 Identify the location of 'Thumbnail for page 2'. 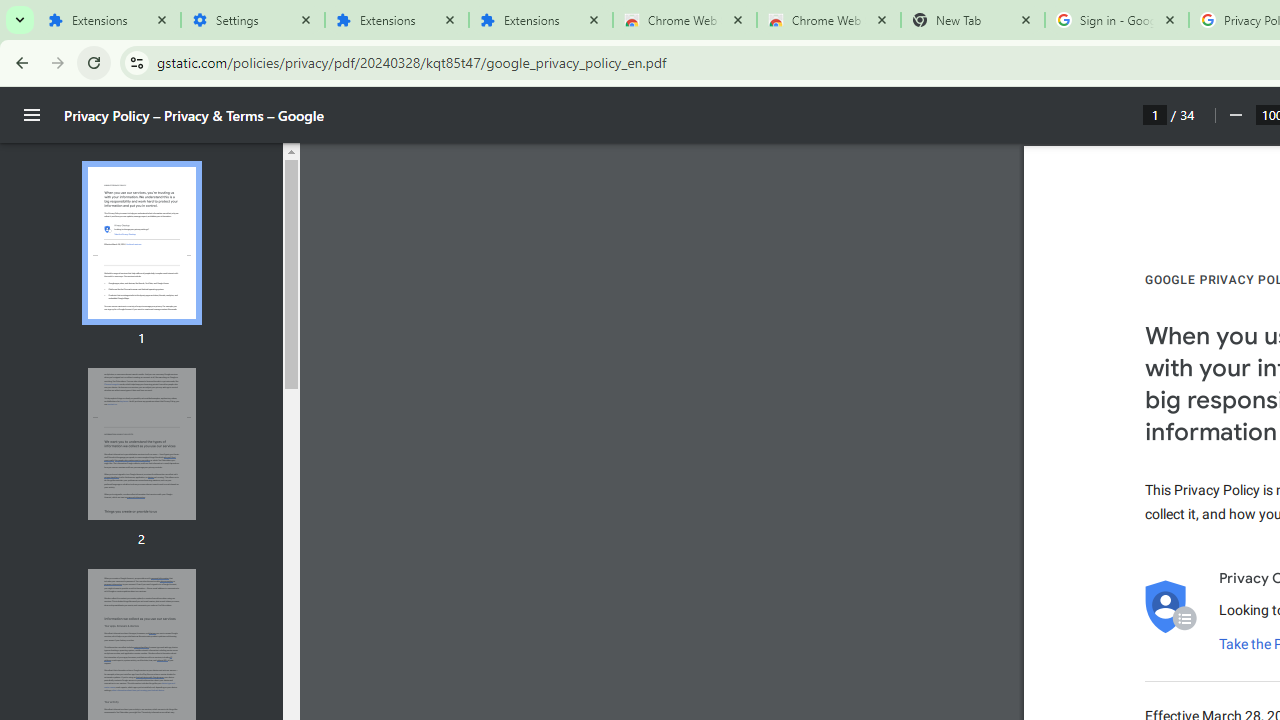
(140, 443).